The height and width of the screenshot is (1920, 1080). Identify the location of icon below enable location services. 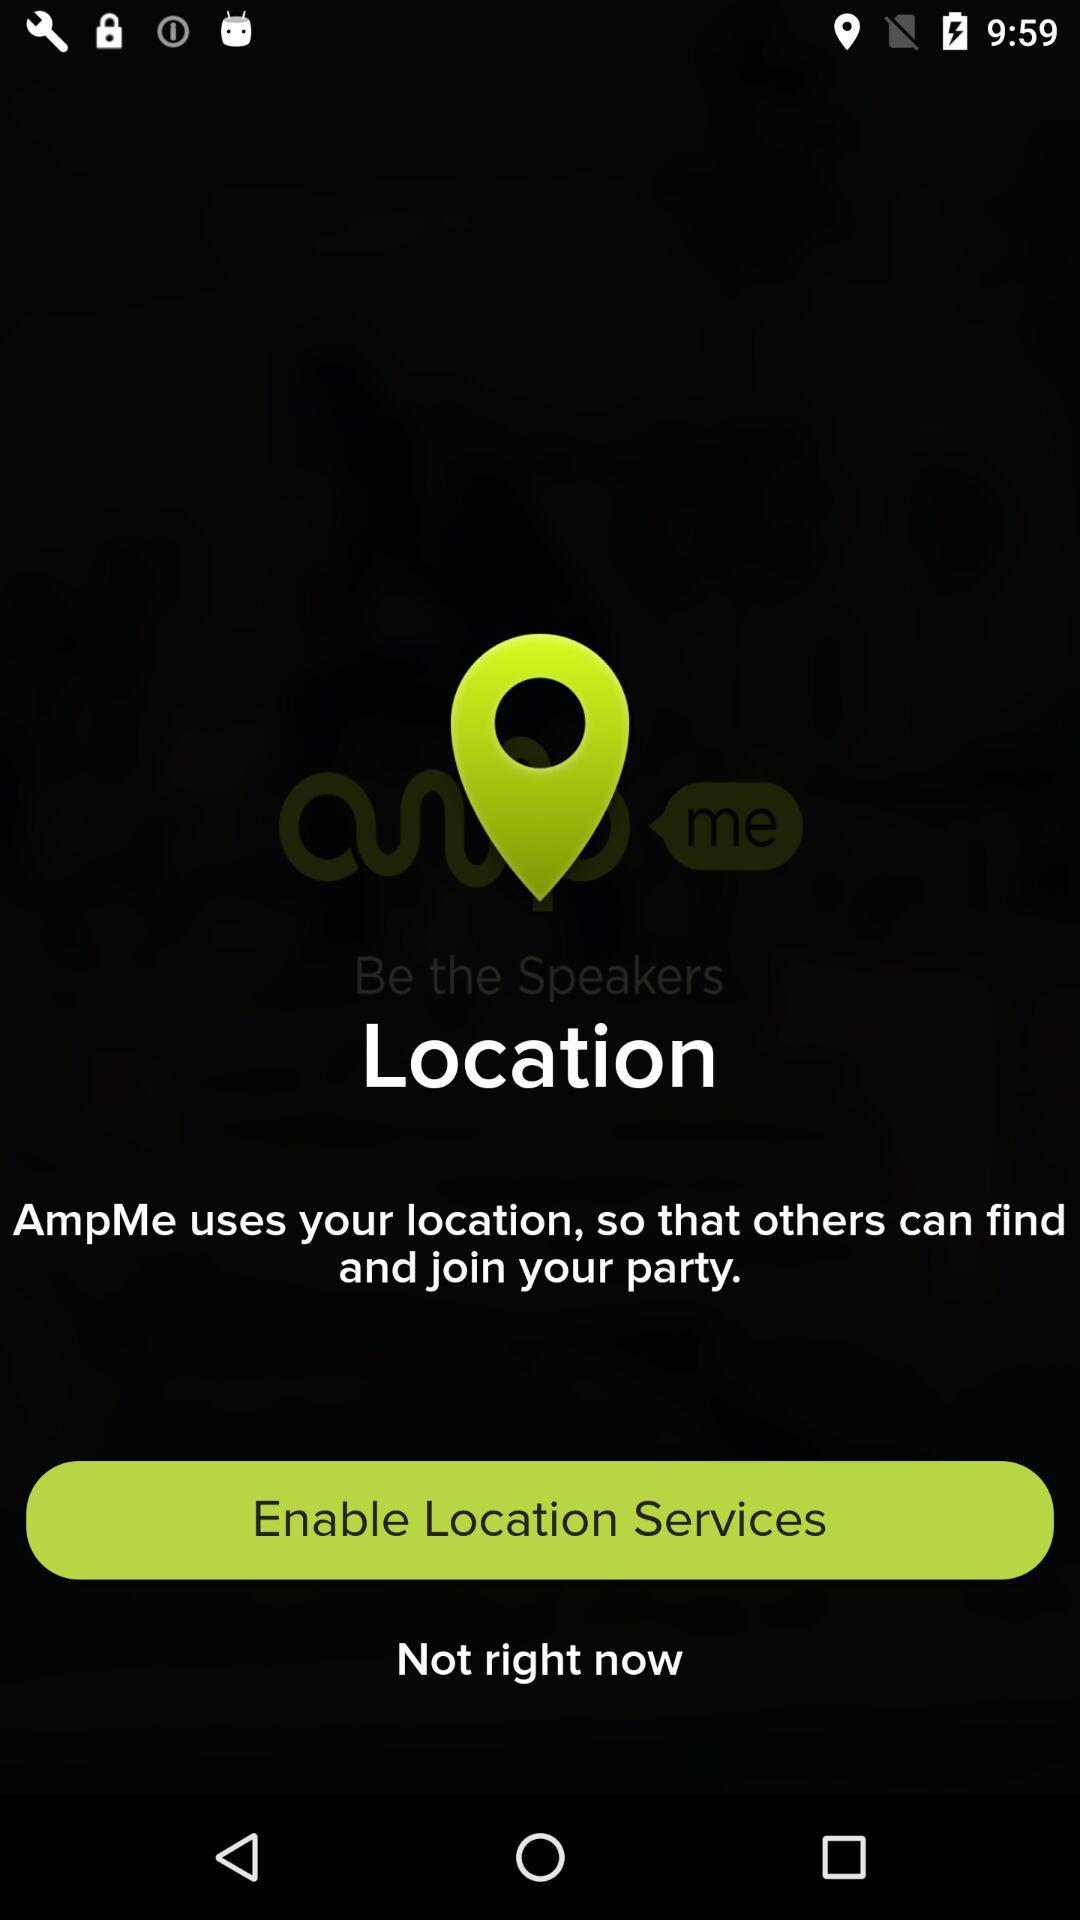
(538, 1666).